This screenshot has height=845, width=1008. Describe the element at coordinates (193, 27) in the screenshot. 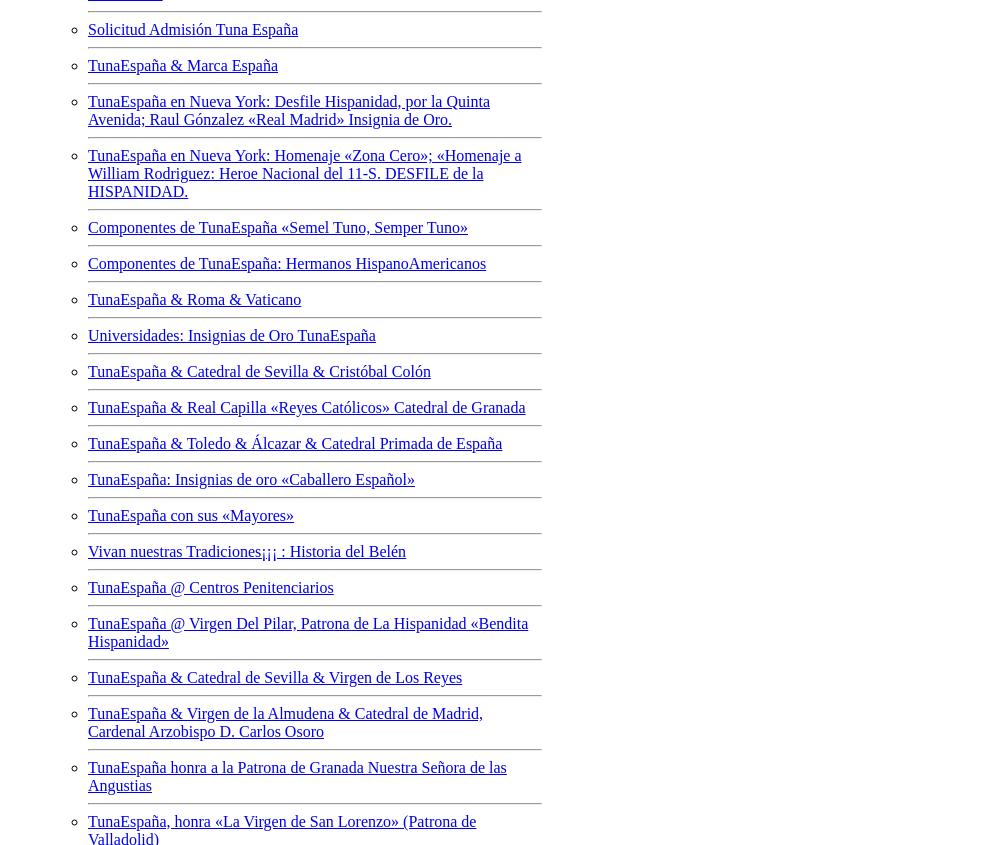

I see `'Solicitud Admisión Tuna España'` at that location.